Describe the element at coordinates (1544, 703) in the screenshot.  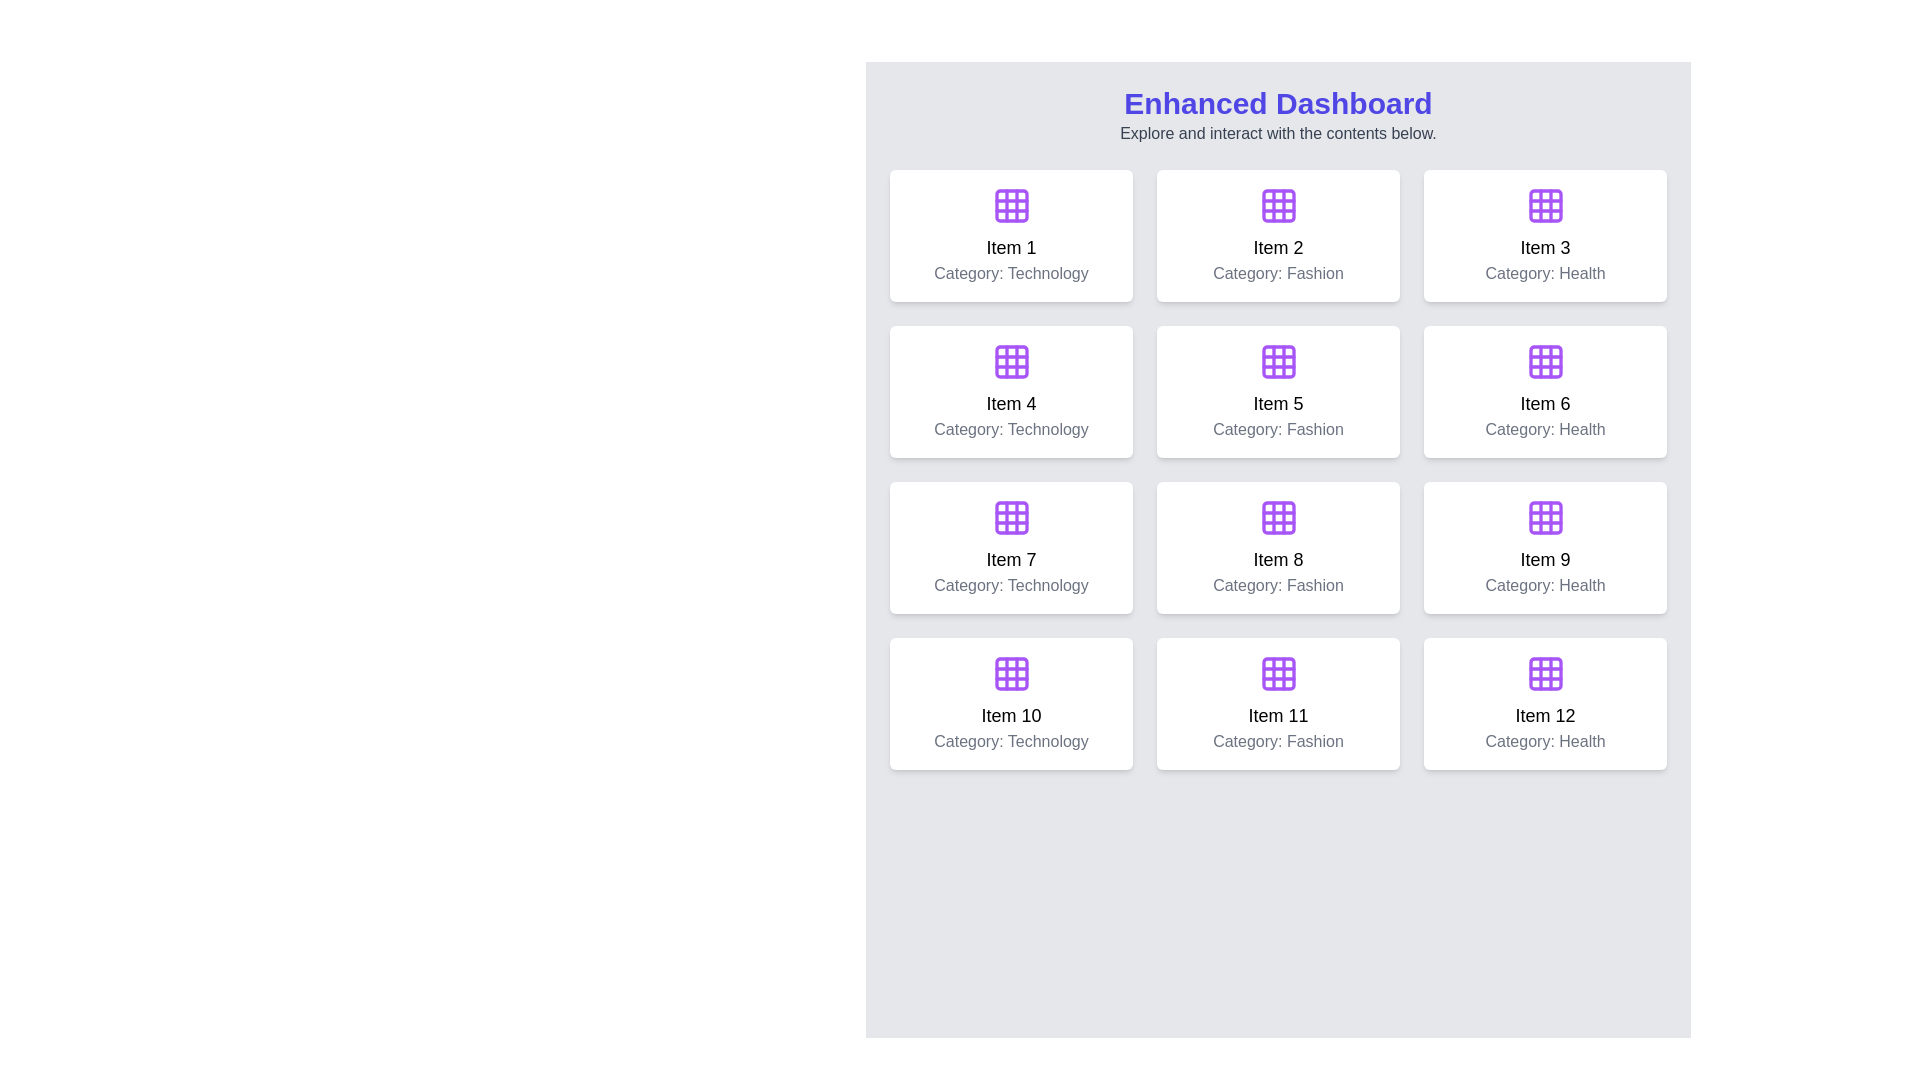
I see `the non-interactive information card labeled 'Item 12' with a purple grid icon at the top, located in the bottom-right corner of the grid layout` at that location.